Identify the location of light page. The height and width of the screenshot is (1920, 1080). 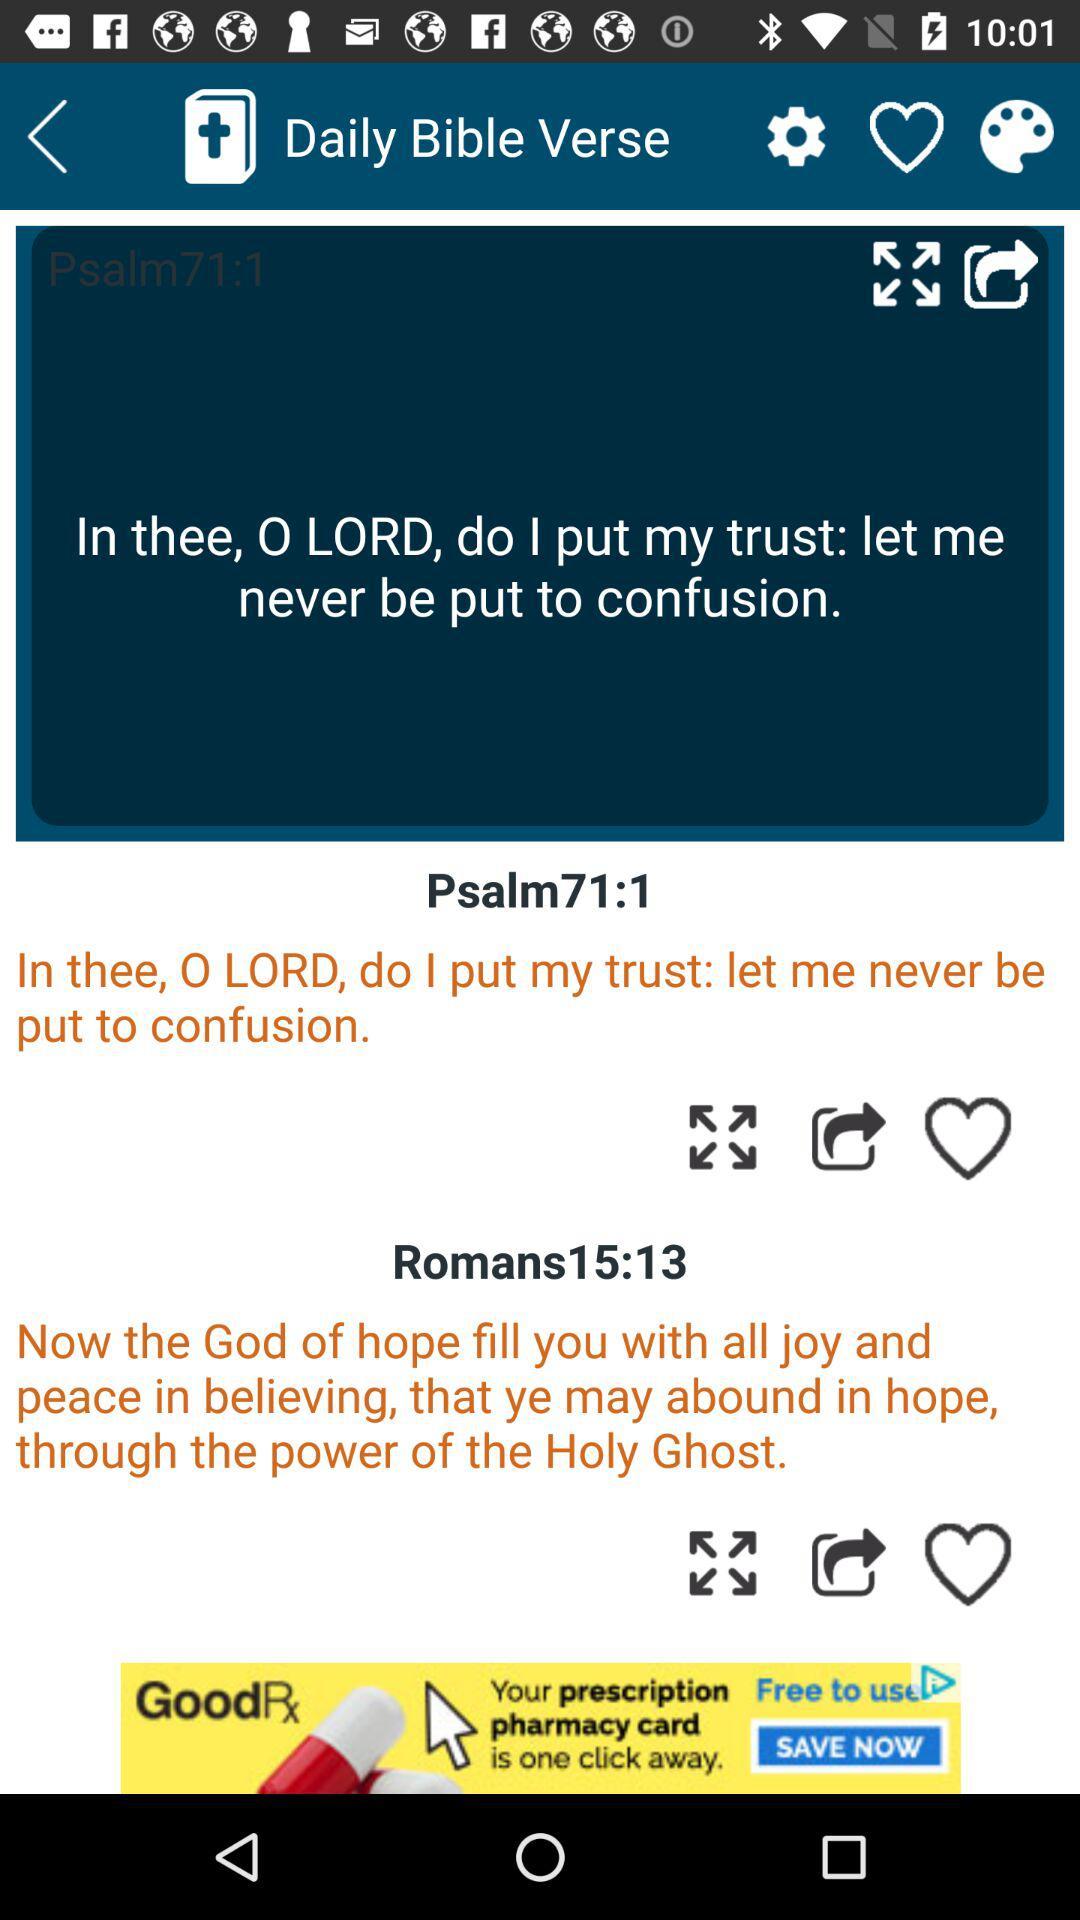
(46, 135).